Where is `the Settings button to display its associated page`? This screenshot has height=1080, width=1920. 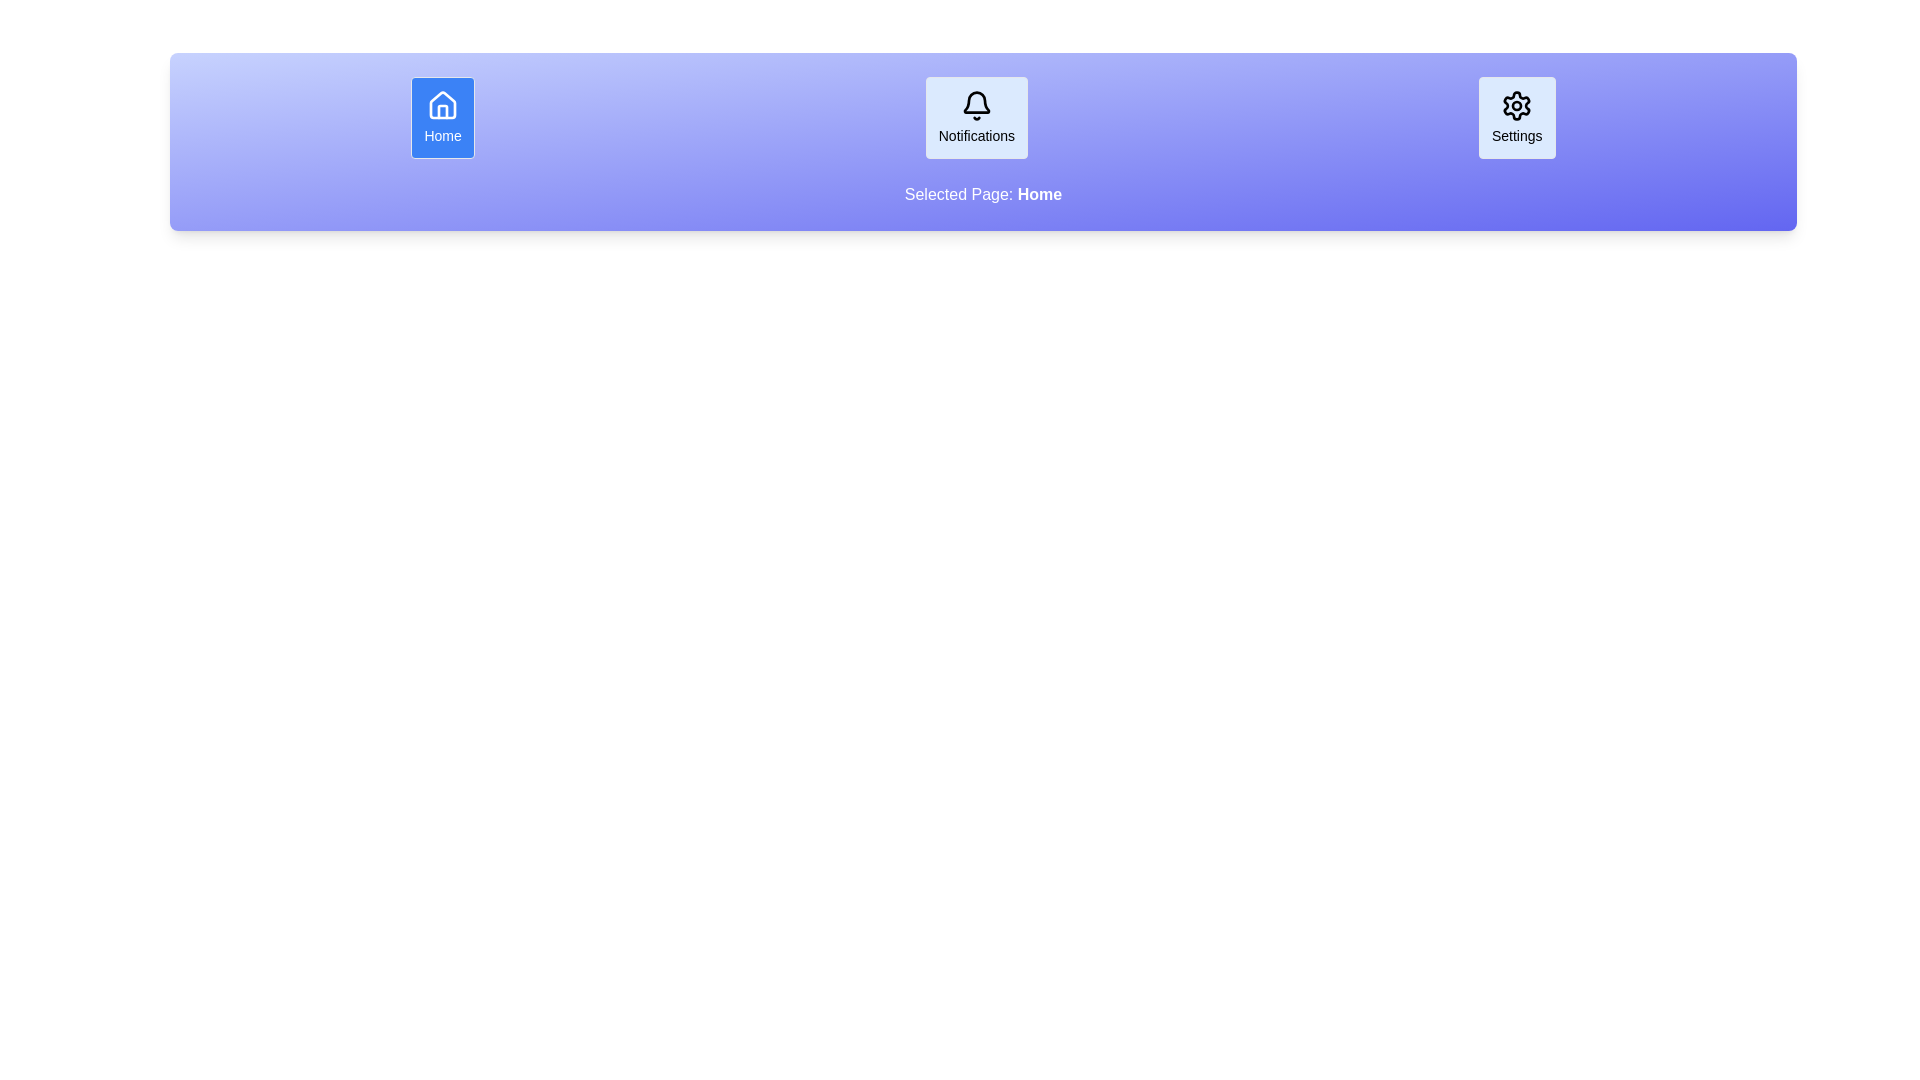
the Settings button to display its associated page is located at coordinates (1516, 118).